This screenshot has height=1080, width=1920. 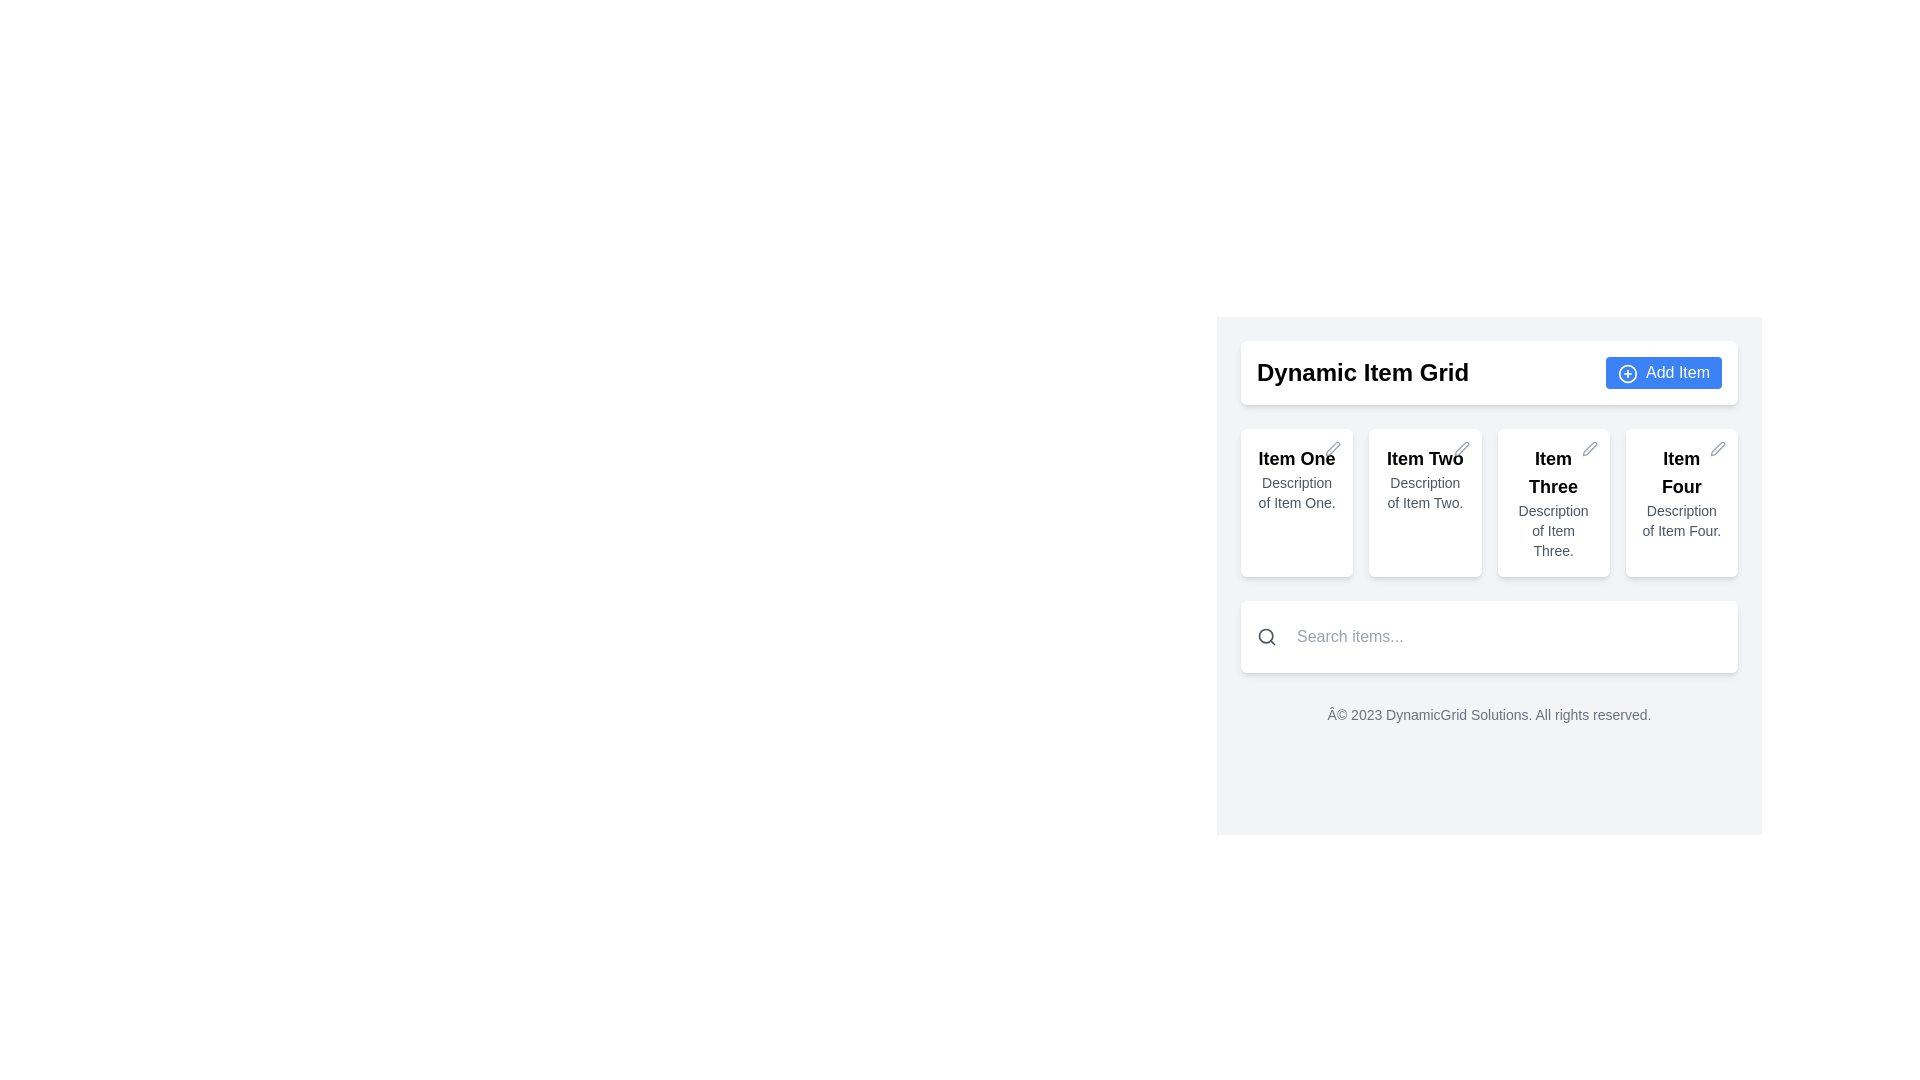 I want to click on the text label stating 'Description of Item Two.' which is located under the title 'Item Two' in the second card of a horizontally aligned grid of four cards, so click(x=1424, y=493).